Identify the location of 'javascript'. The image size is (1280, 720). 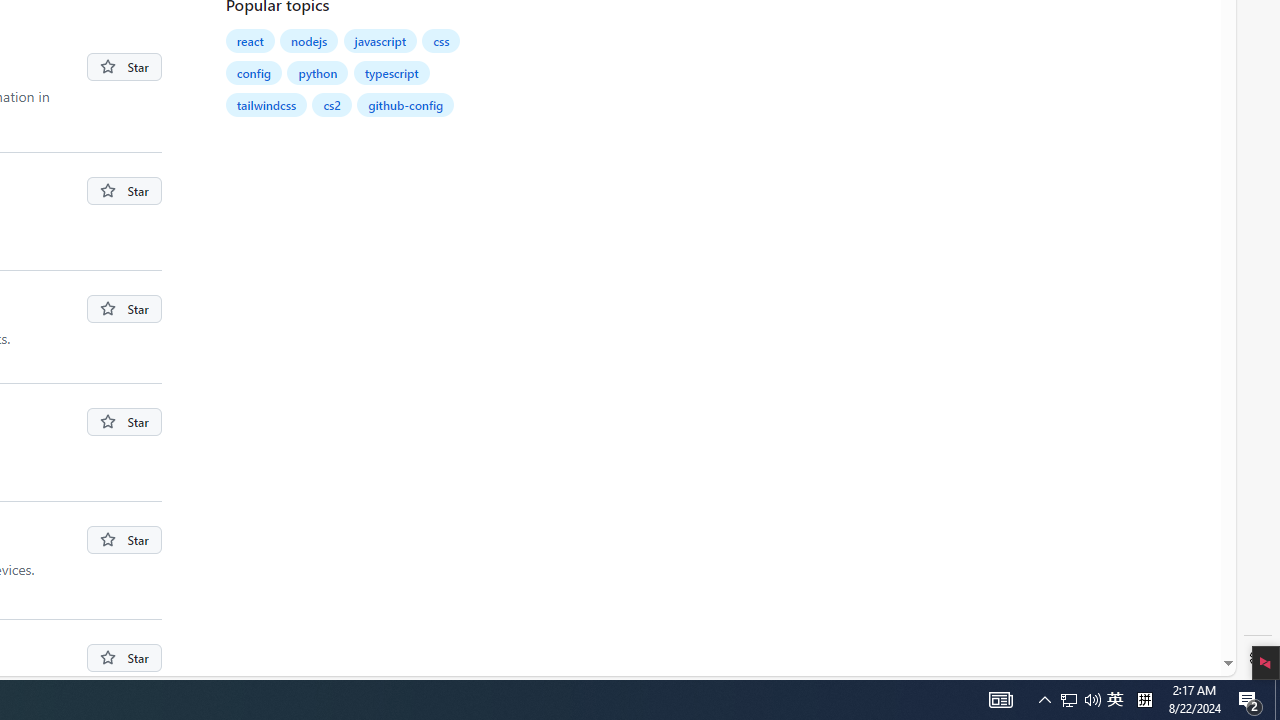
(380, 41).